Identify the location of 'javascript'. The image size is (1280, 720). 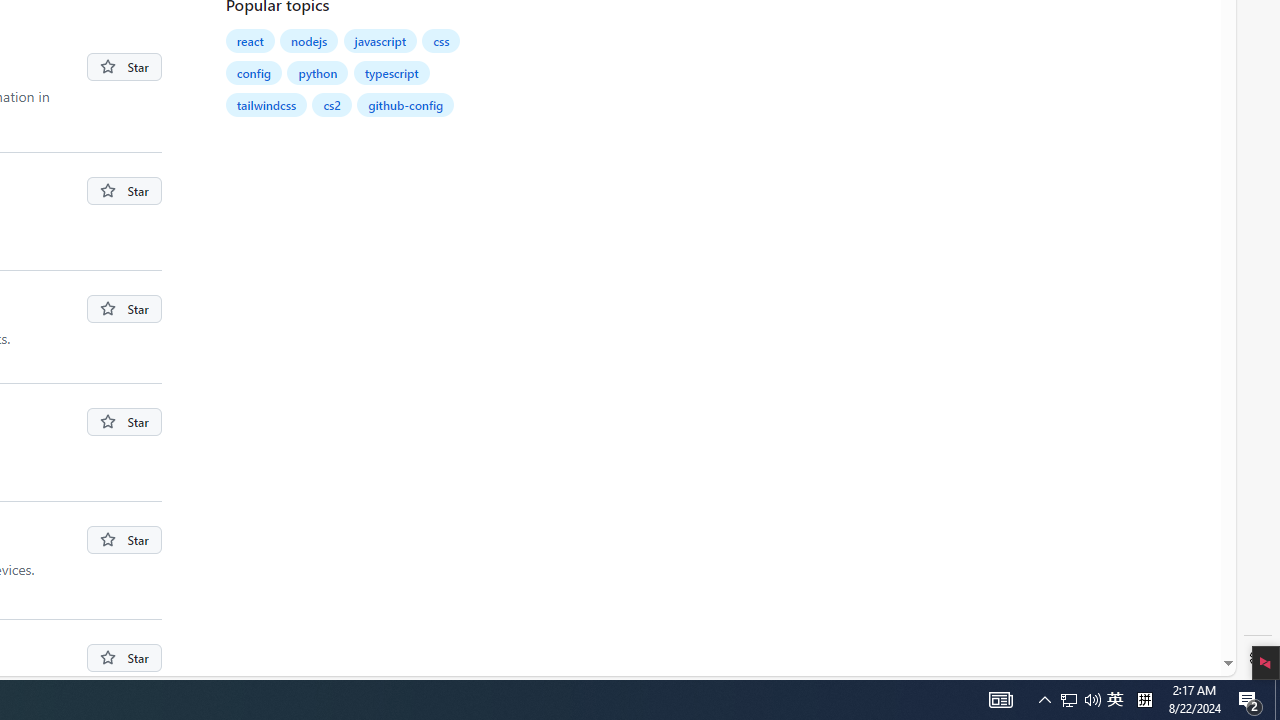
(380, 41).